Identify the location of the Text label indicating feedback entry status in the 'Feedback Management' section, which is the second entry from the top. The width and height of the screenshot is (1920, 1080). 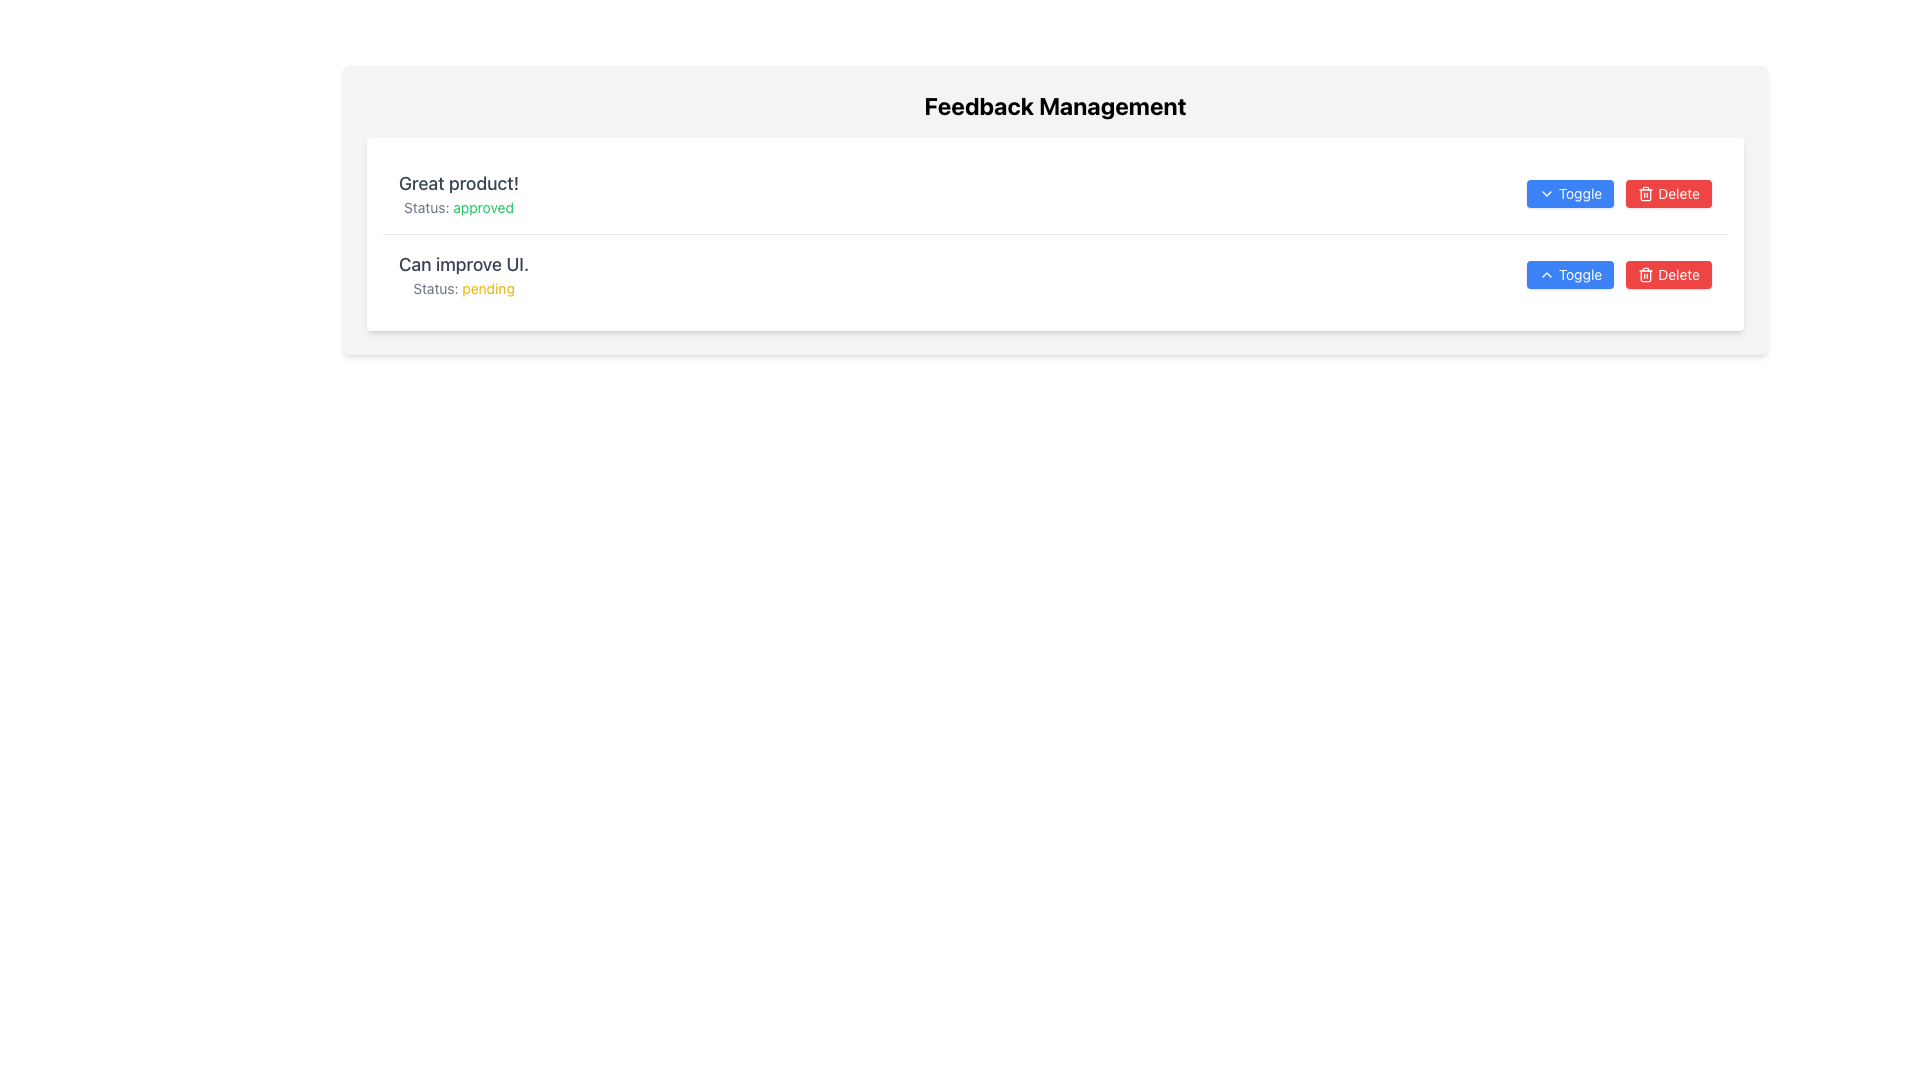
(463, 274).